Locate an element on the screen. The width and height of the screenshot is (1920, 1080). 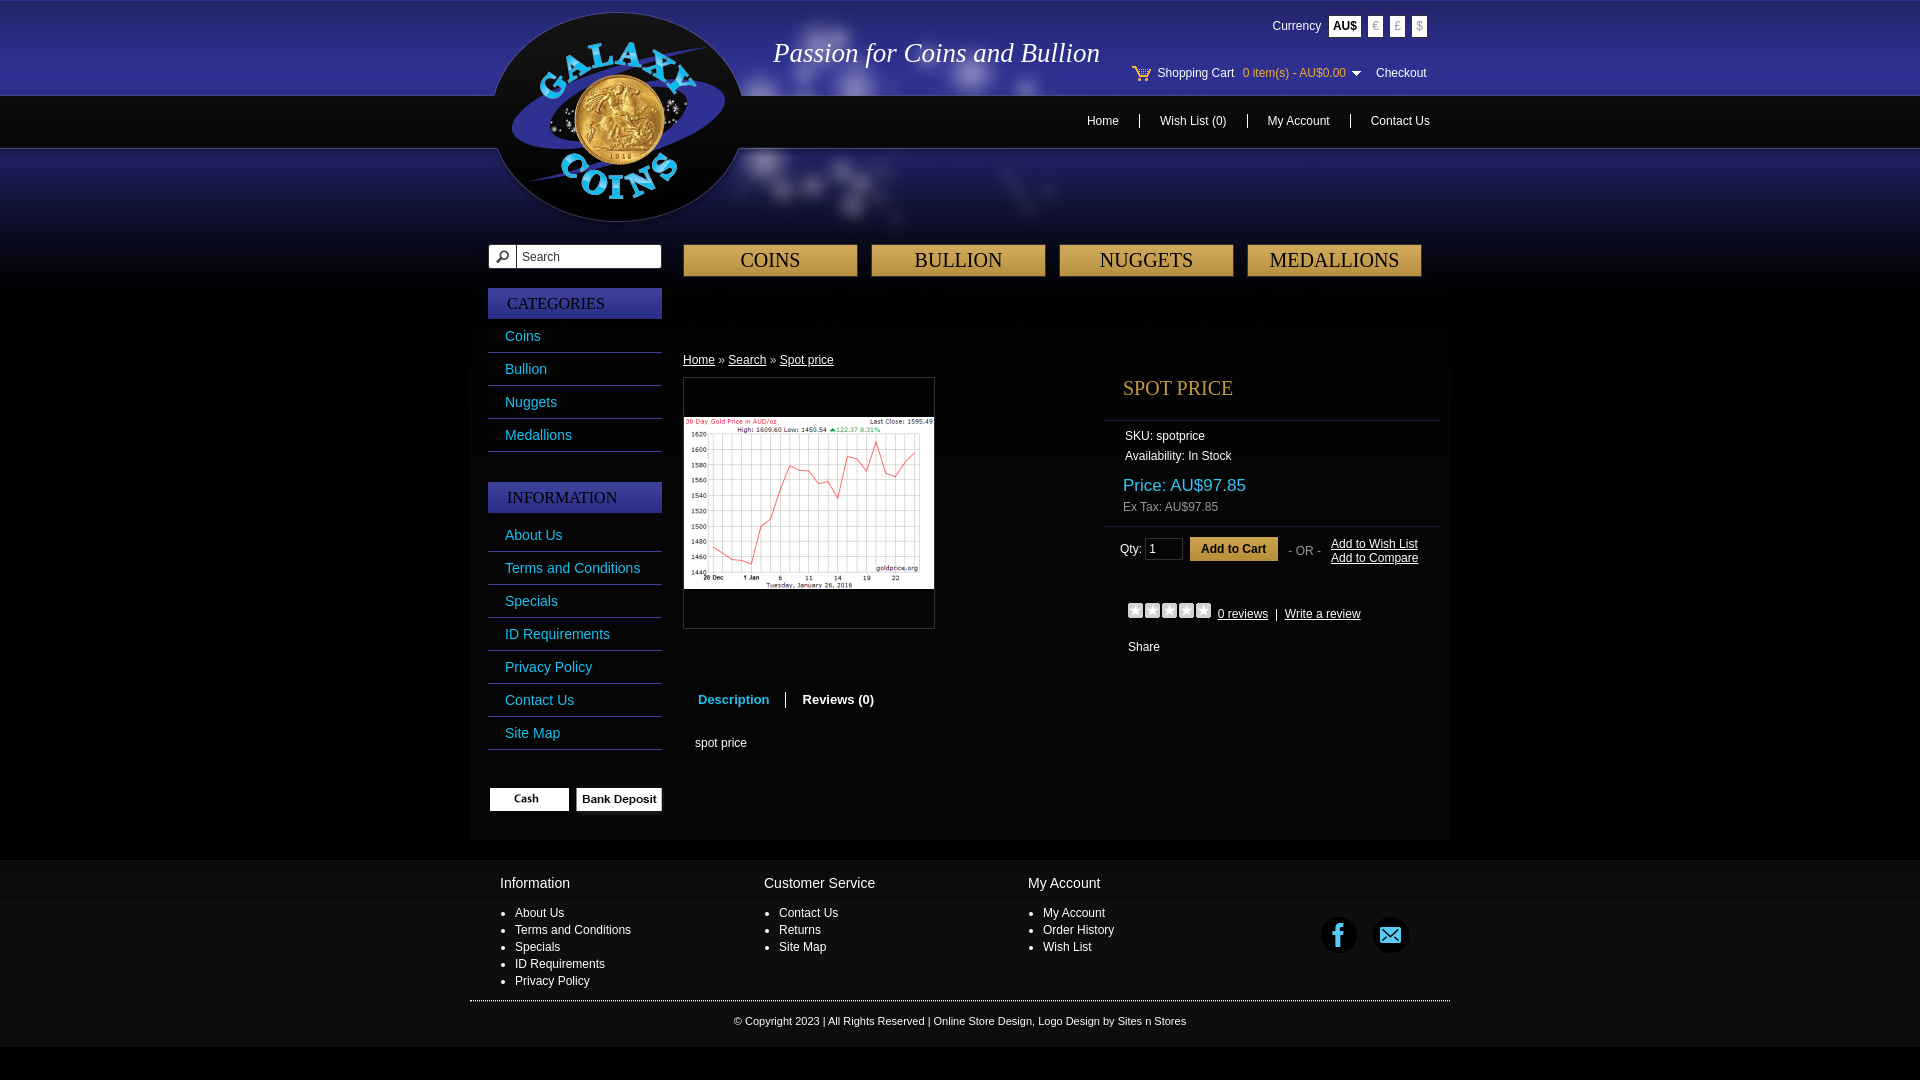
'Contact Us' is located at coordinates (1399, 120).